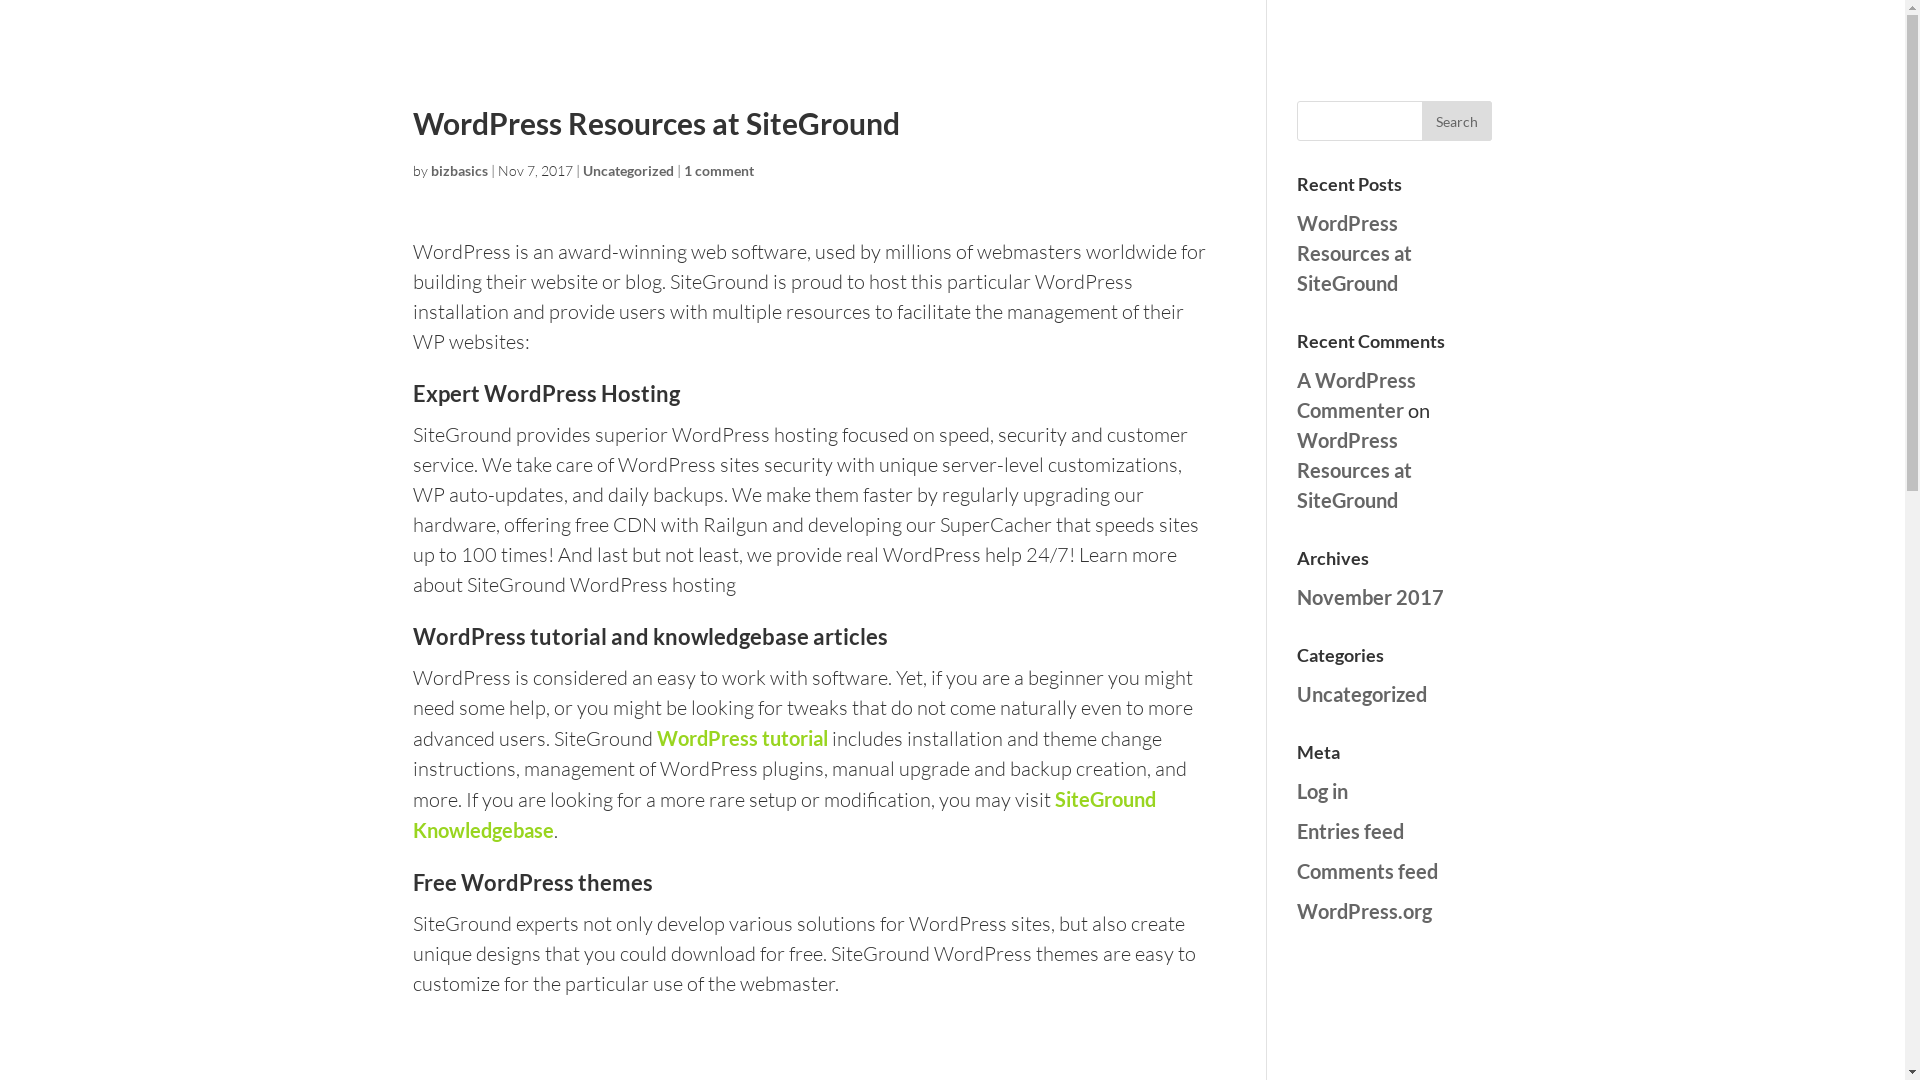 The width and height of the screenshot is (1920, 1080). What do you see at coordinates (626, 169) in the screenshot?
I see `'Uncategorized'` at bounding box center [626, 169].